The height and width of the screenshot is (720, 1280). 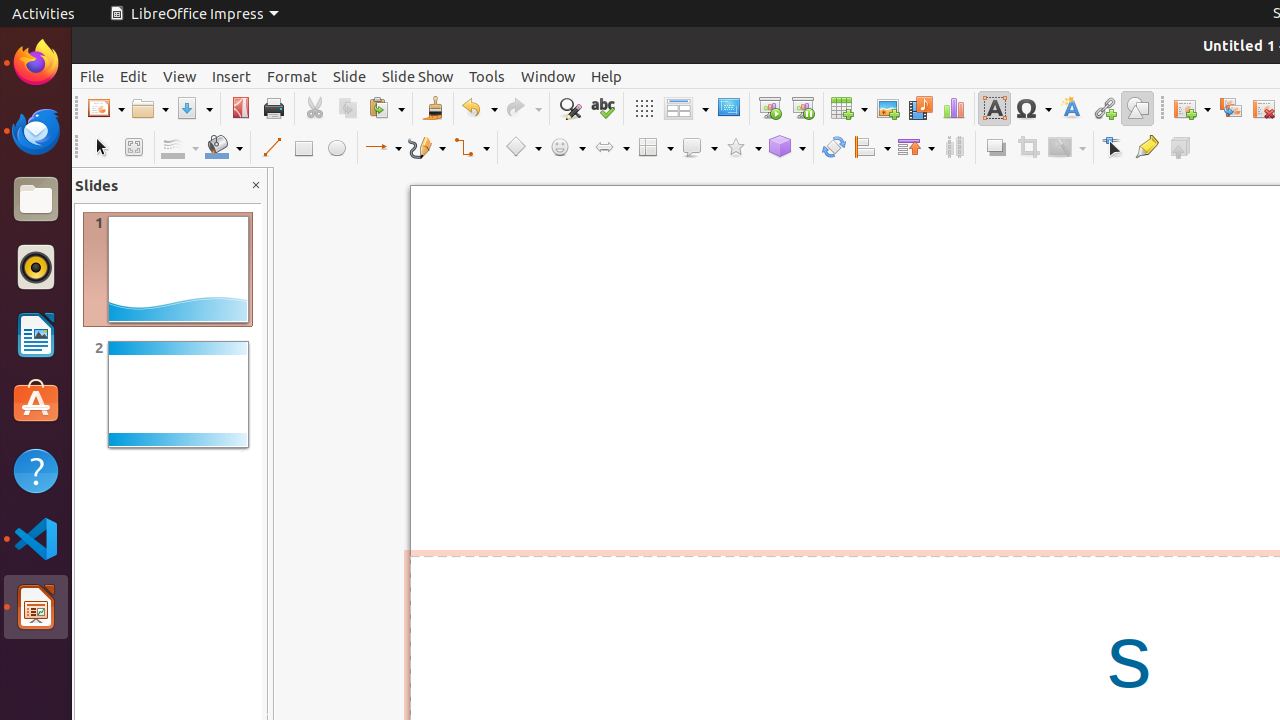 I want to click on 'Visual Studio Code', so click(x=35, y=537).